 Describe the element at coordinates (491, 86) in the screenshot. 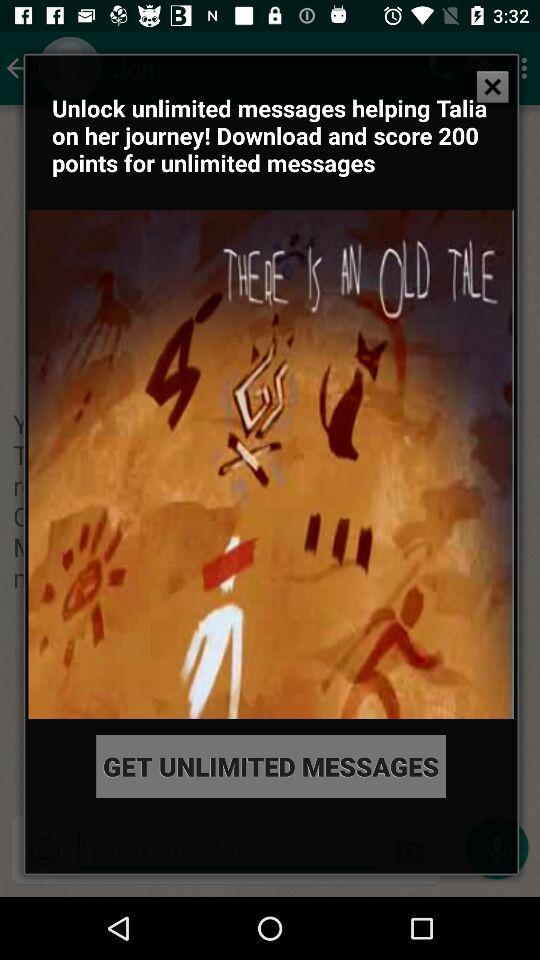

I see `window` at that location.